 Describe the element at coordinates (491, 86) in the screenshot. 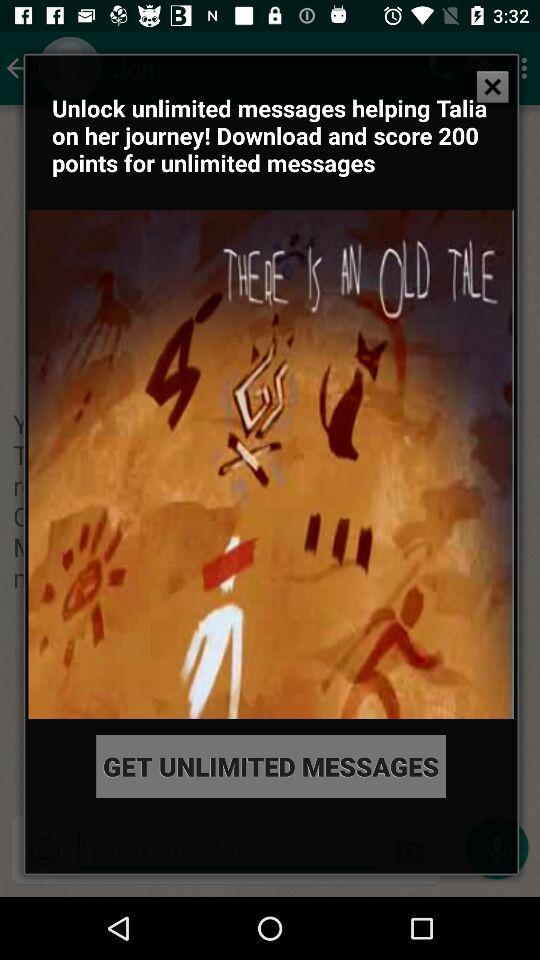

I see `window` at that location.